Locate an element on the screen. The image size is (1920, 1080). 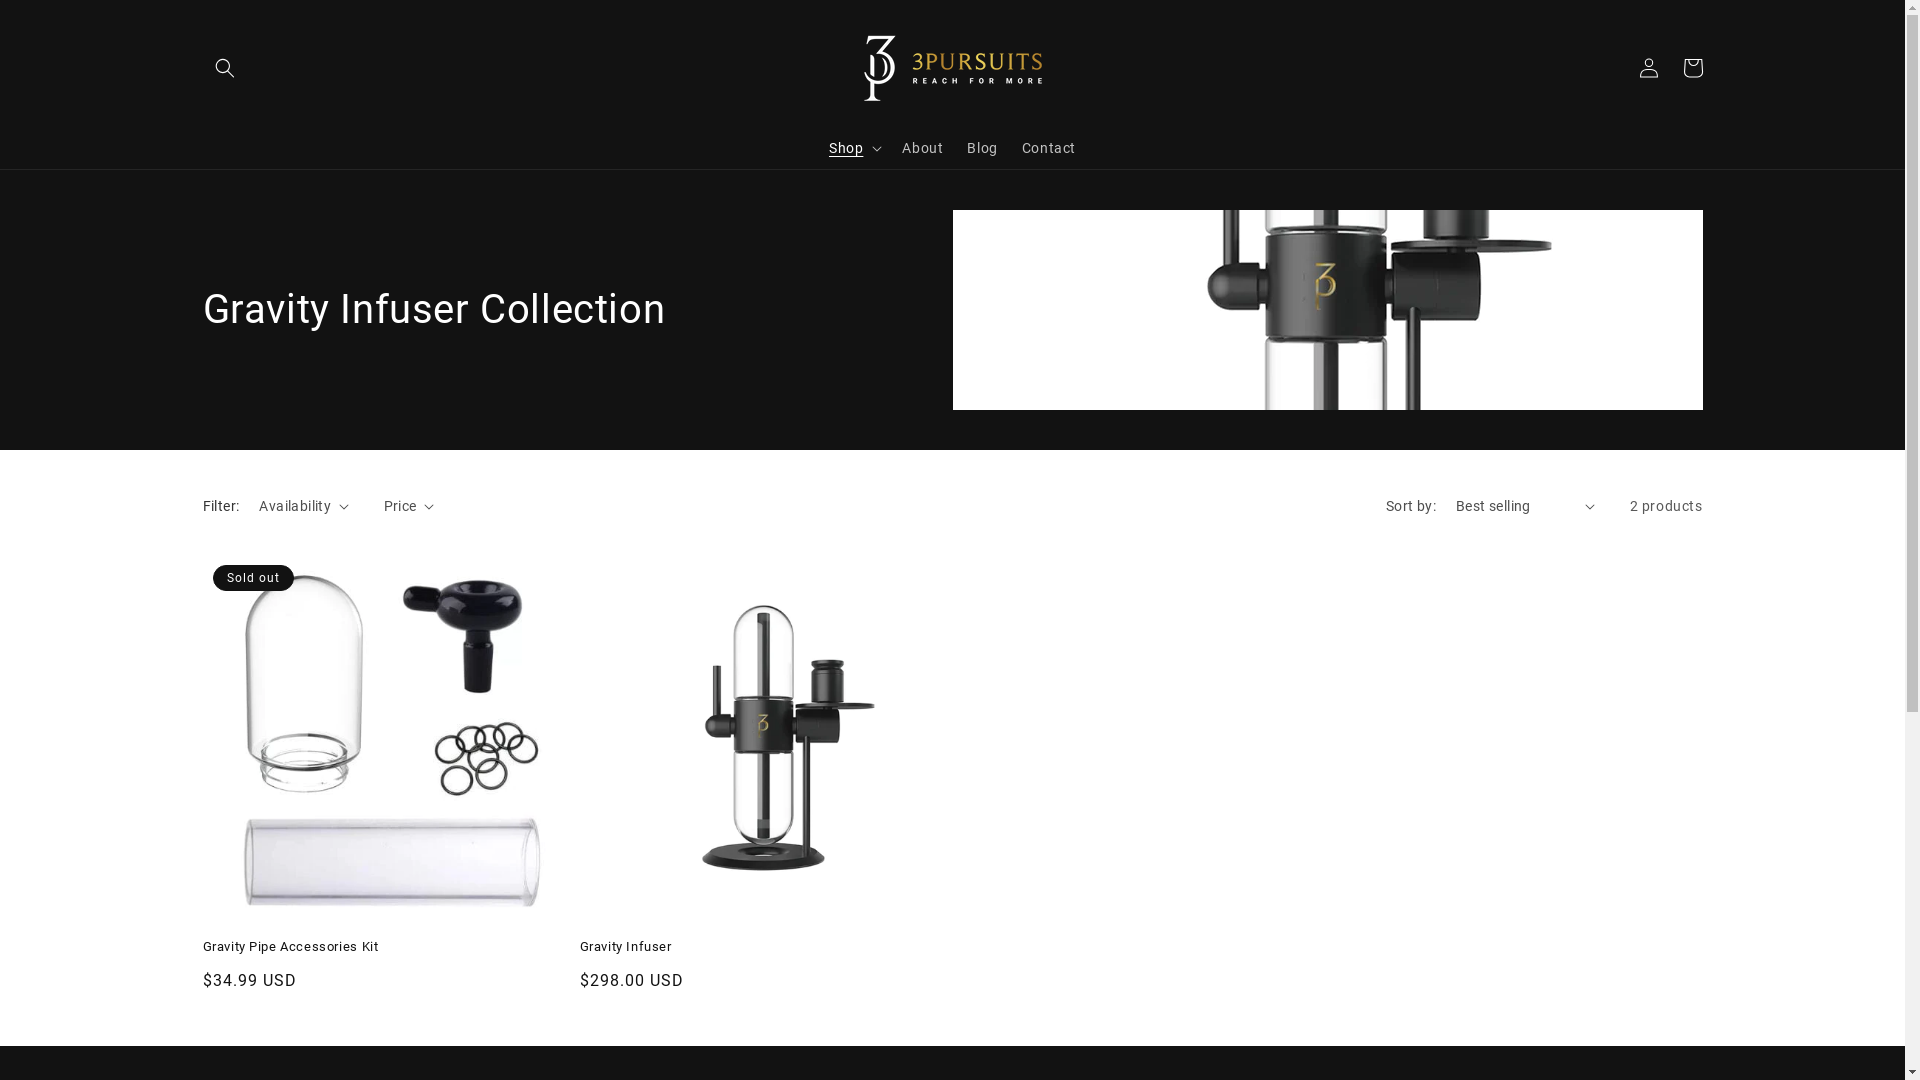
'Gravity Infuser' is located at coordinates (763, 946).